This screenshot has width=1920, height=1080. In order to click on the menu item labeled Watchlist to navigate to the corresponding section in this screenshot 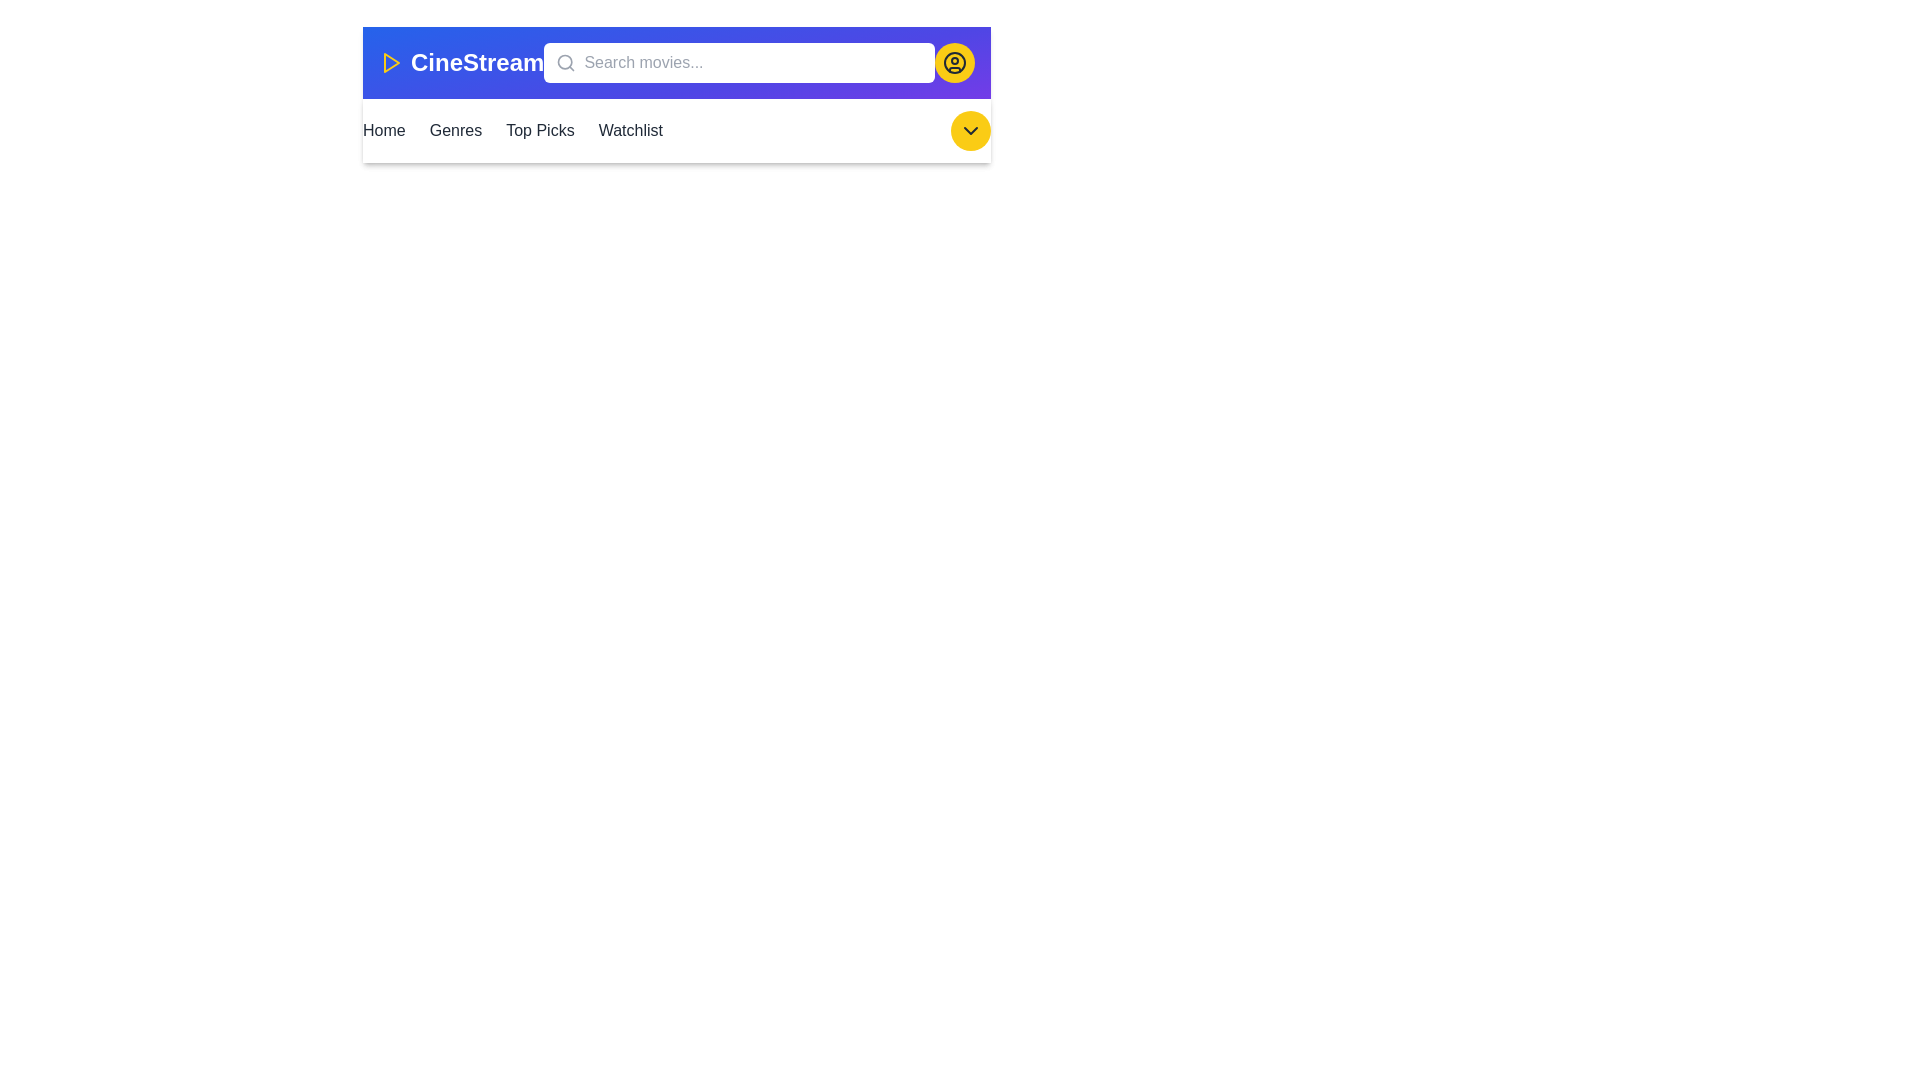, I will do `click(628, 131)`.